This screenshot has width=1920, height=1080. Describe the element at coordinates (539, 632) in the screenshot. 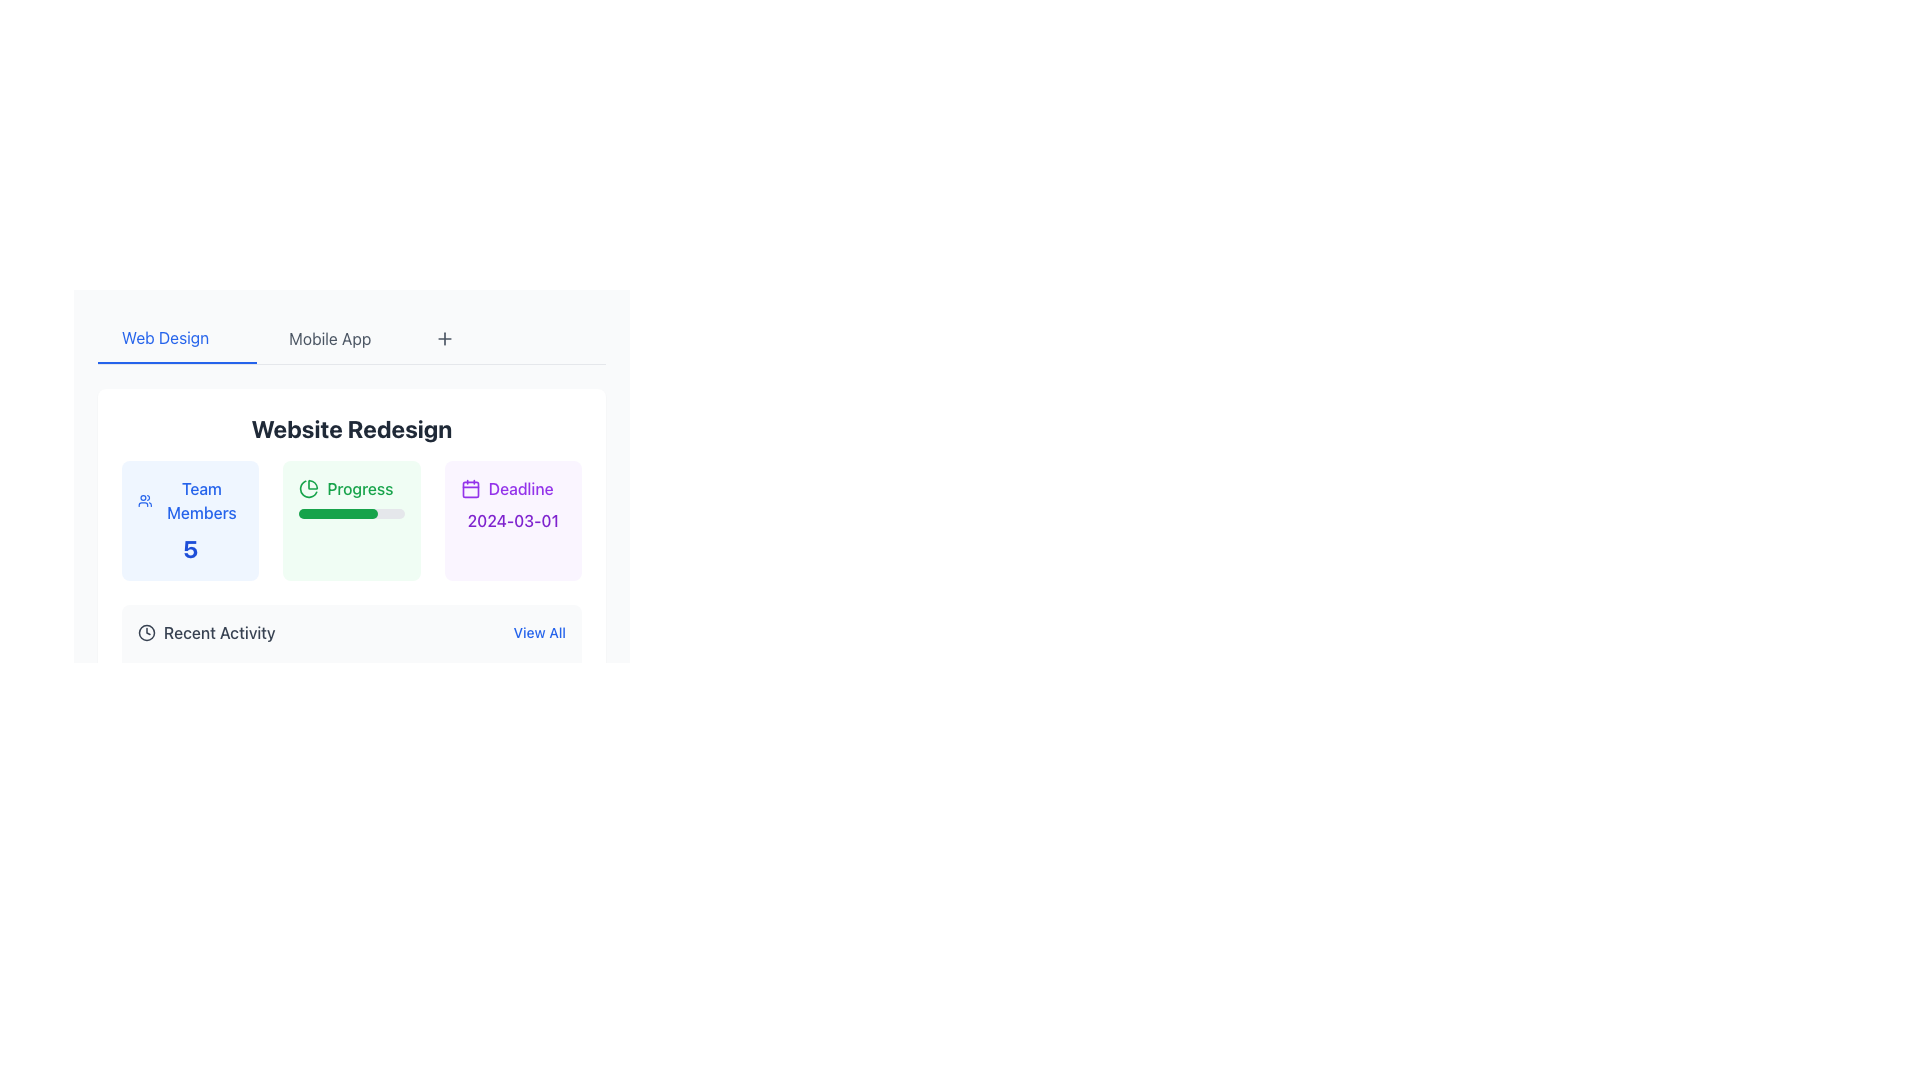

I see `the 'View All' text button, which is styled with a blue font and is located at the far right of the 'Recent Activity' section` at that location.